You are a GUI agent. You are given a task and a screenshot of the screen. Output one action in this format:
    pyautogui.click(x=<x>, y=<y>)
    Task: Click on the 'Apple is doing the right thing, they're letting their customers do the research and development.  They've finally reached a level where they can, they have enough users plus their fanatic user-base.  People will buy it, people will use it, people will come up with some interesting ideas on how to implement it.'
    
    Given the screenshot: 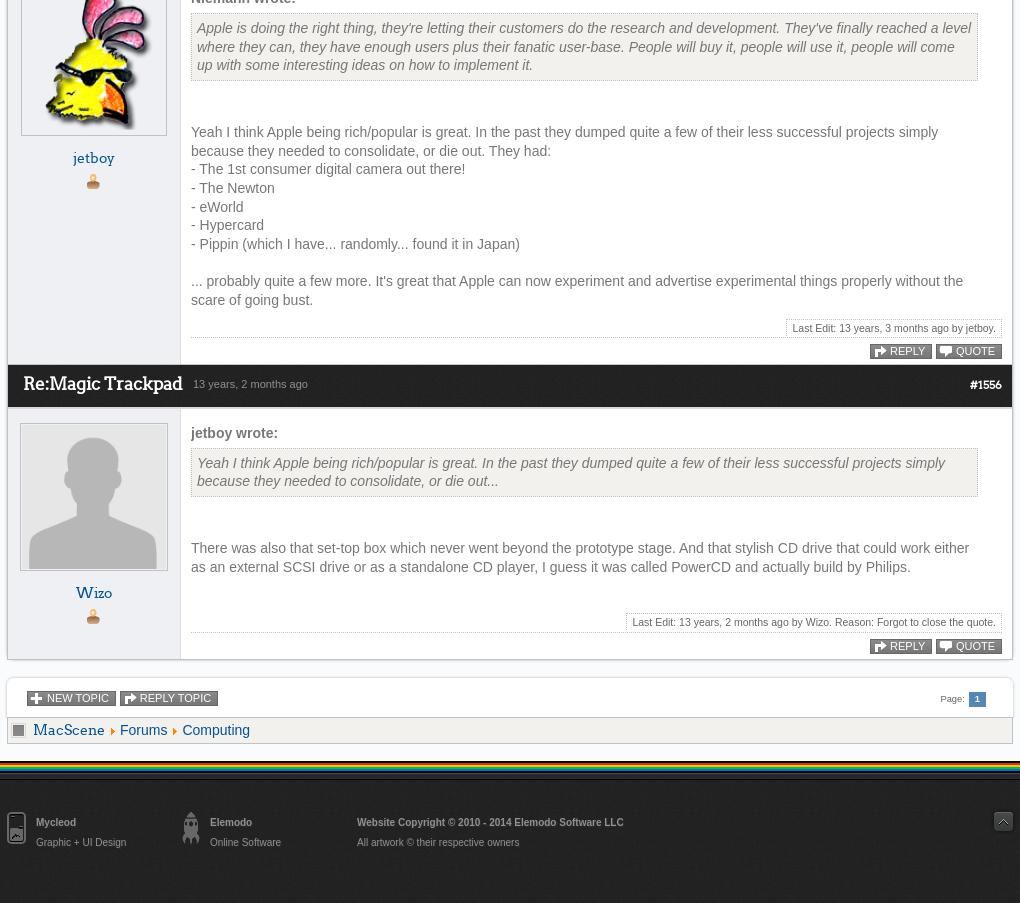 What is the action you would take?
    pyautogui.click(x=583, y=44)
    